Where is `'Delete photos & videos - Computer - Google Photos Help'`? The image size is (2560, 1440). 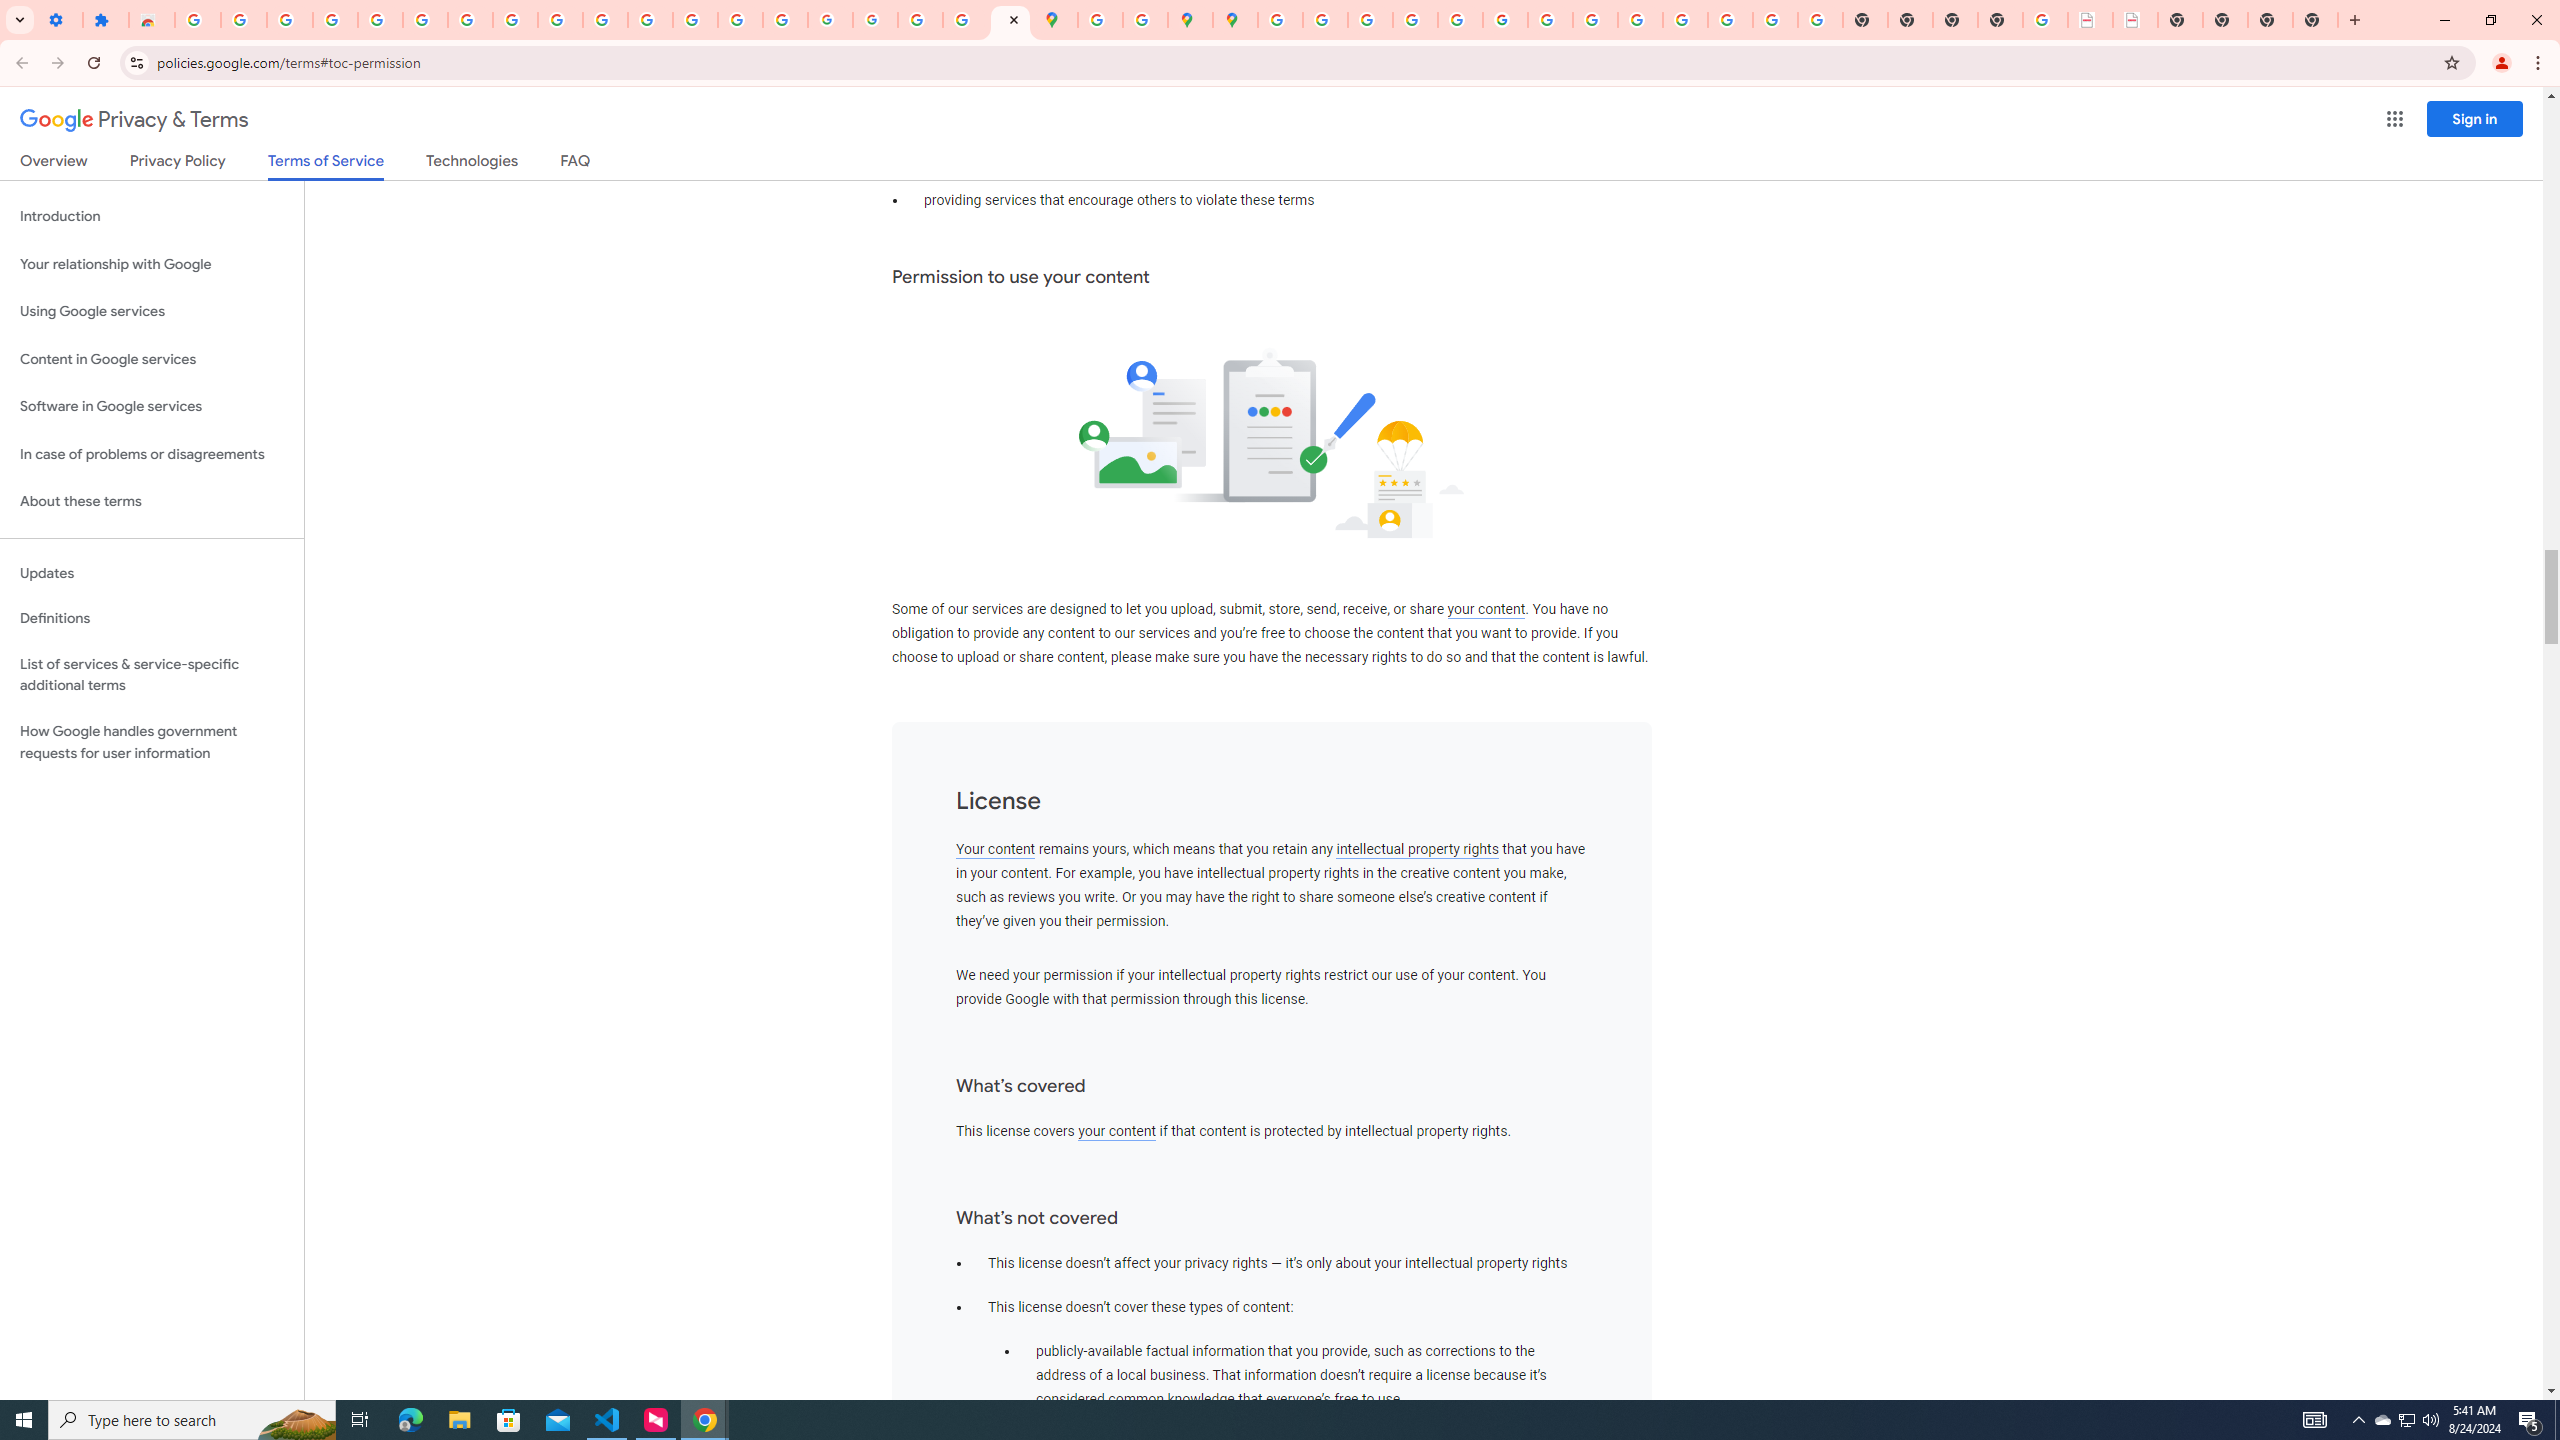 'Delete photos & videos - Computer - Google Photos Help' is located at coordinates (289, 19).